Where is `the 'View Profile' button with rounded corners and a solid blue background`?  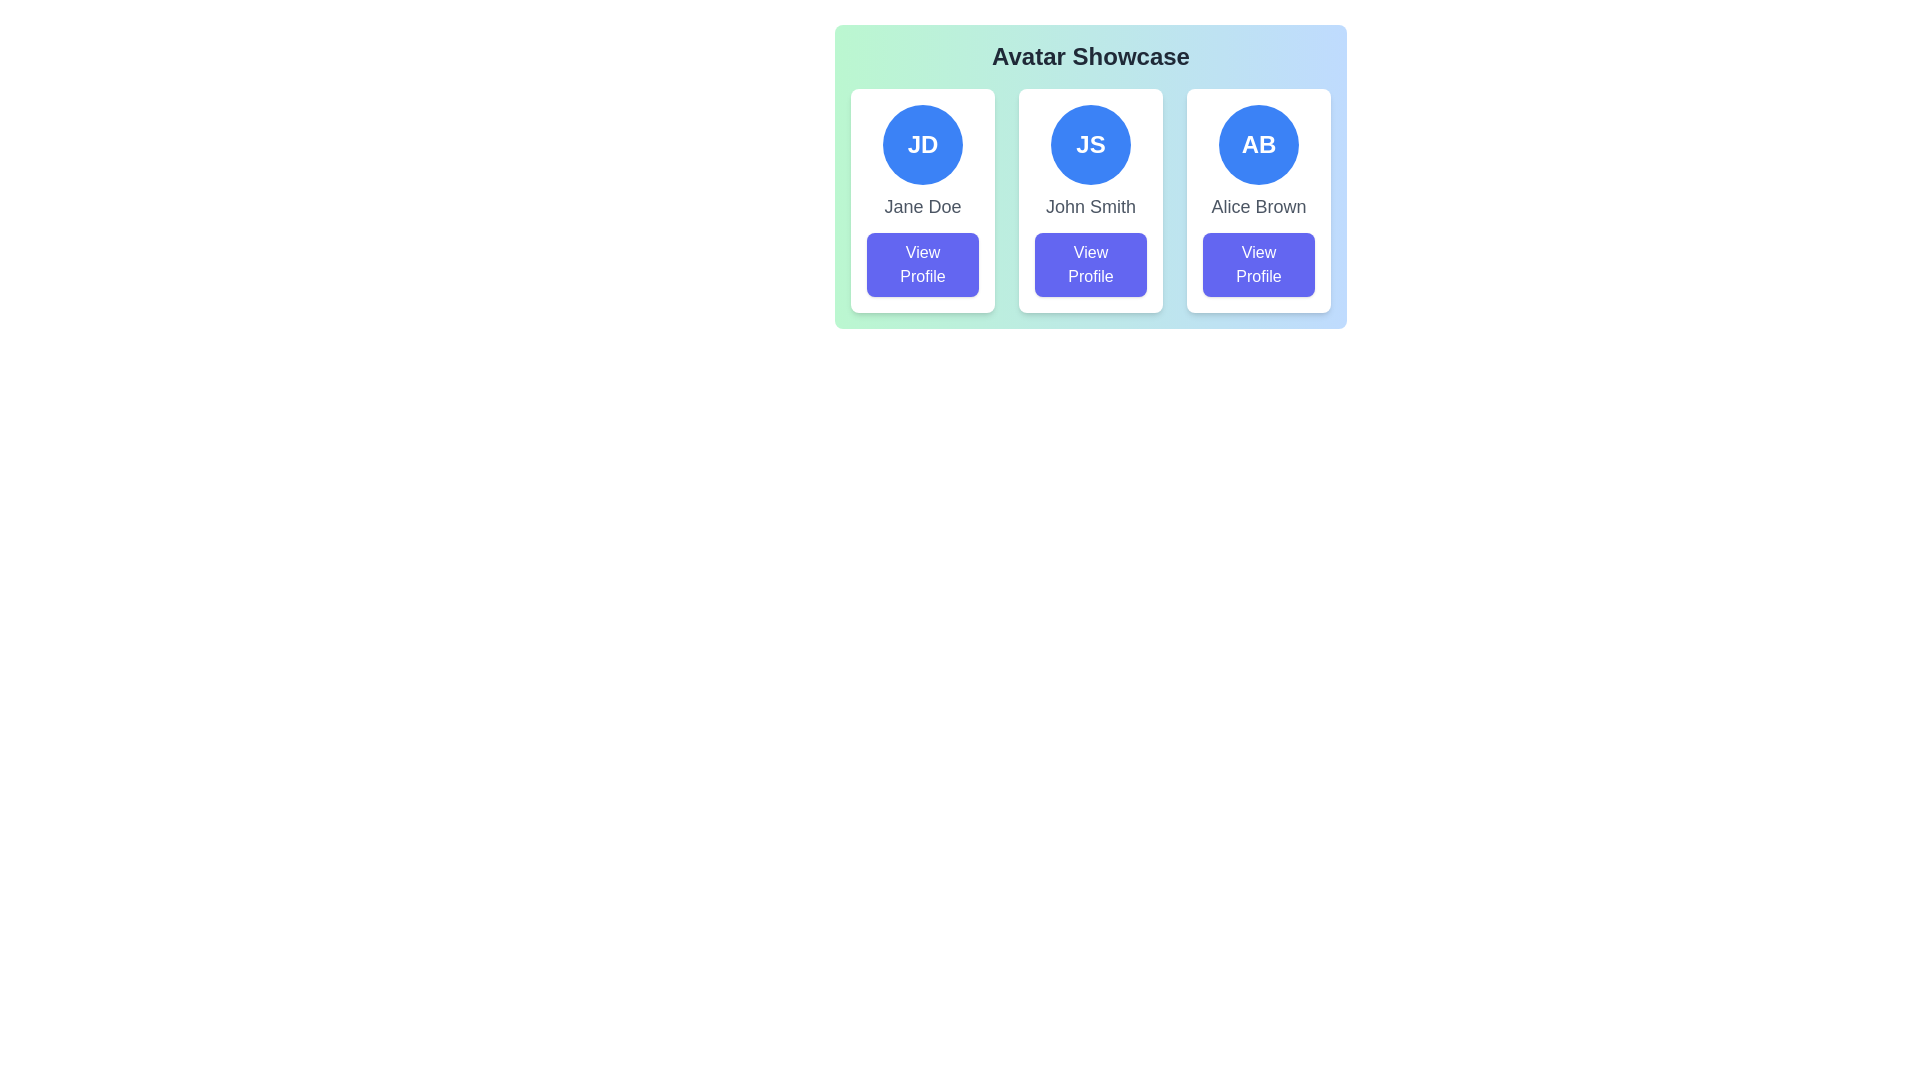
the 'View Profile' button with rounded corners and a solid blue background is located at coordinates (1257, 264).